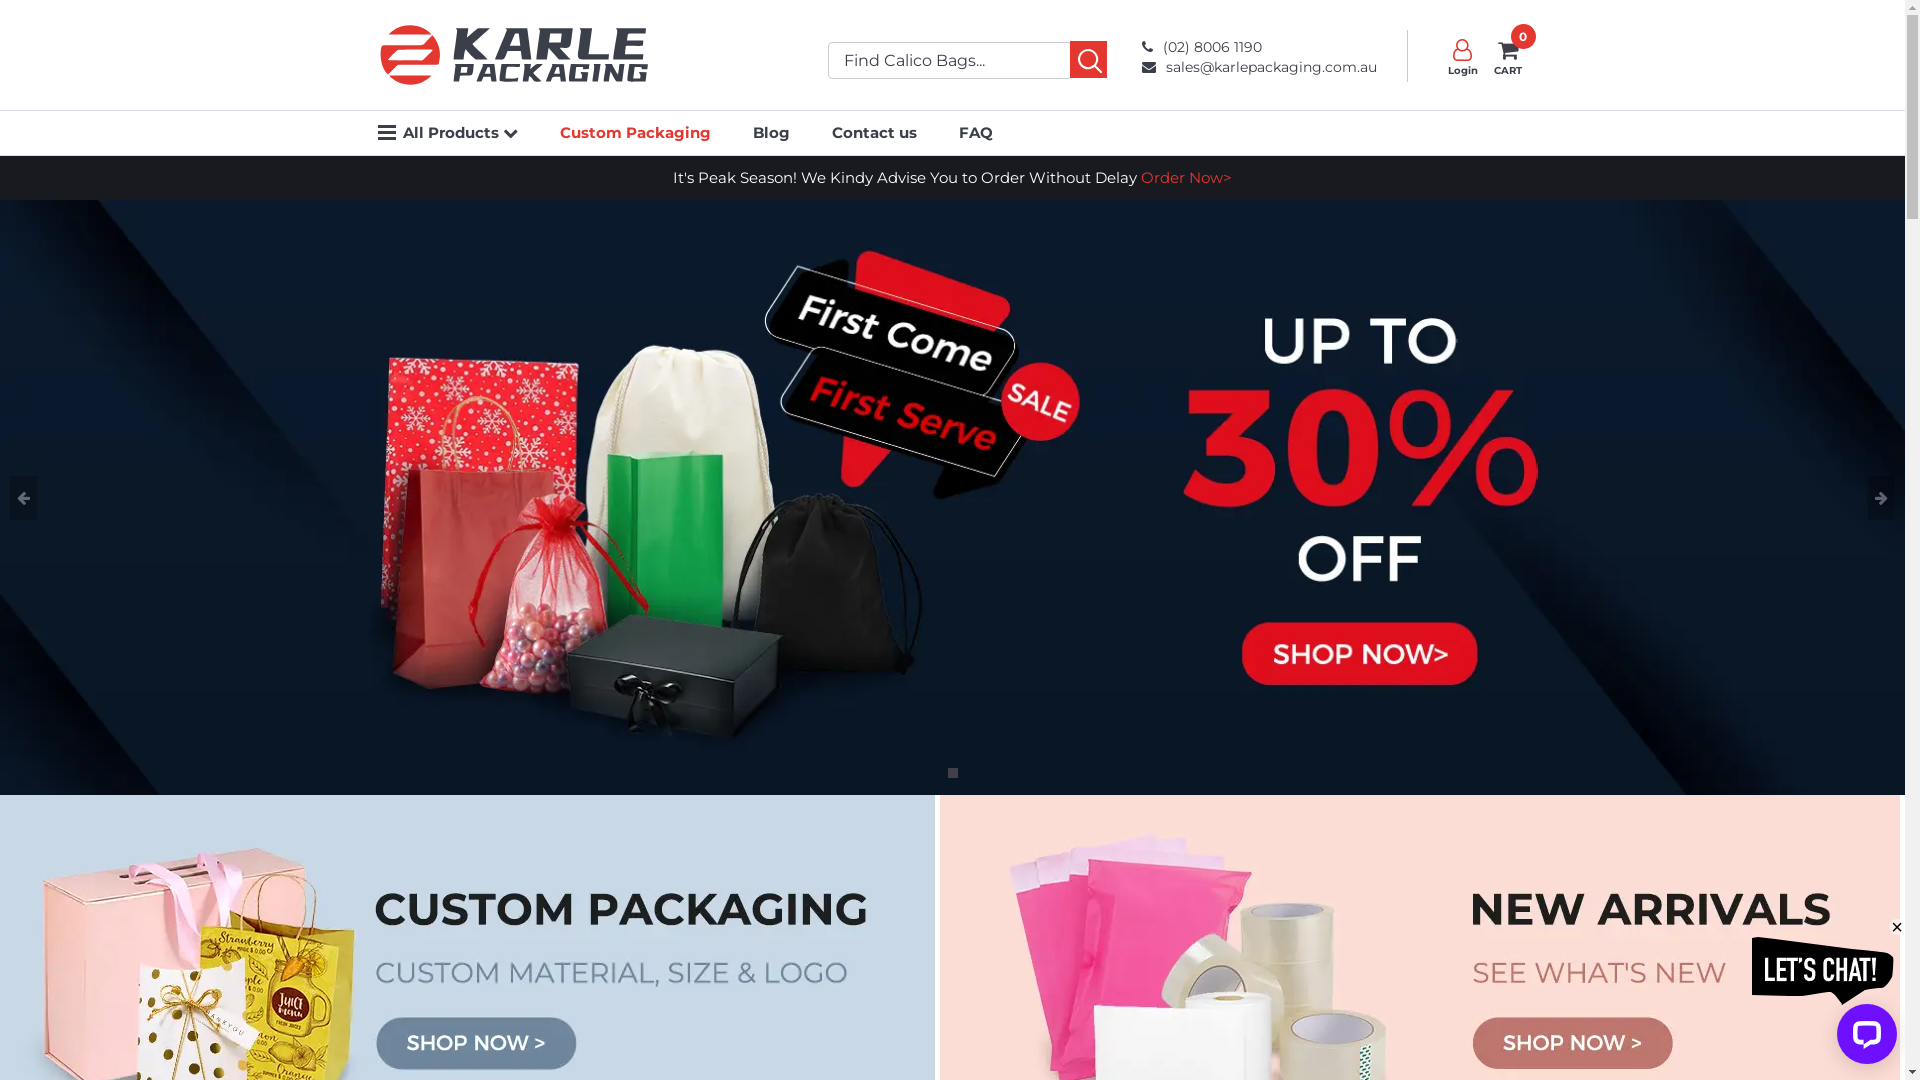 This screenshot has width=1920, height=1080. What do you see at coordinates (1488, 55) in the screenshot?
I see `'0` at bounding box center [1488, 55].